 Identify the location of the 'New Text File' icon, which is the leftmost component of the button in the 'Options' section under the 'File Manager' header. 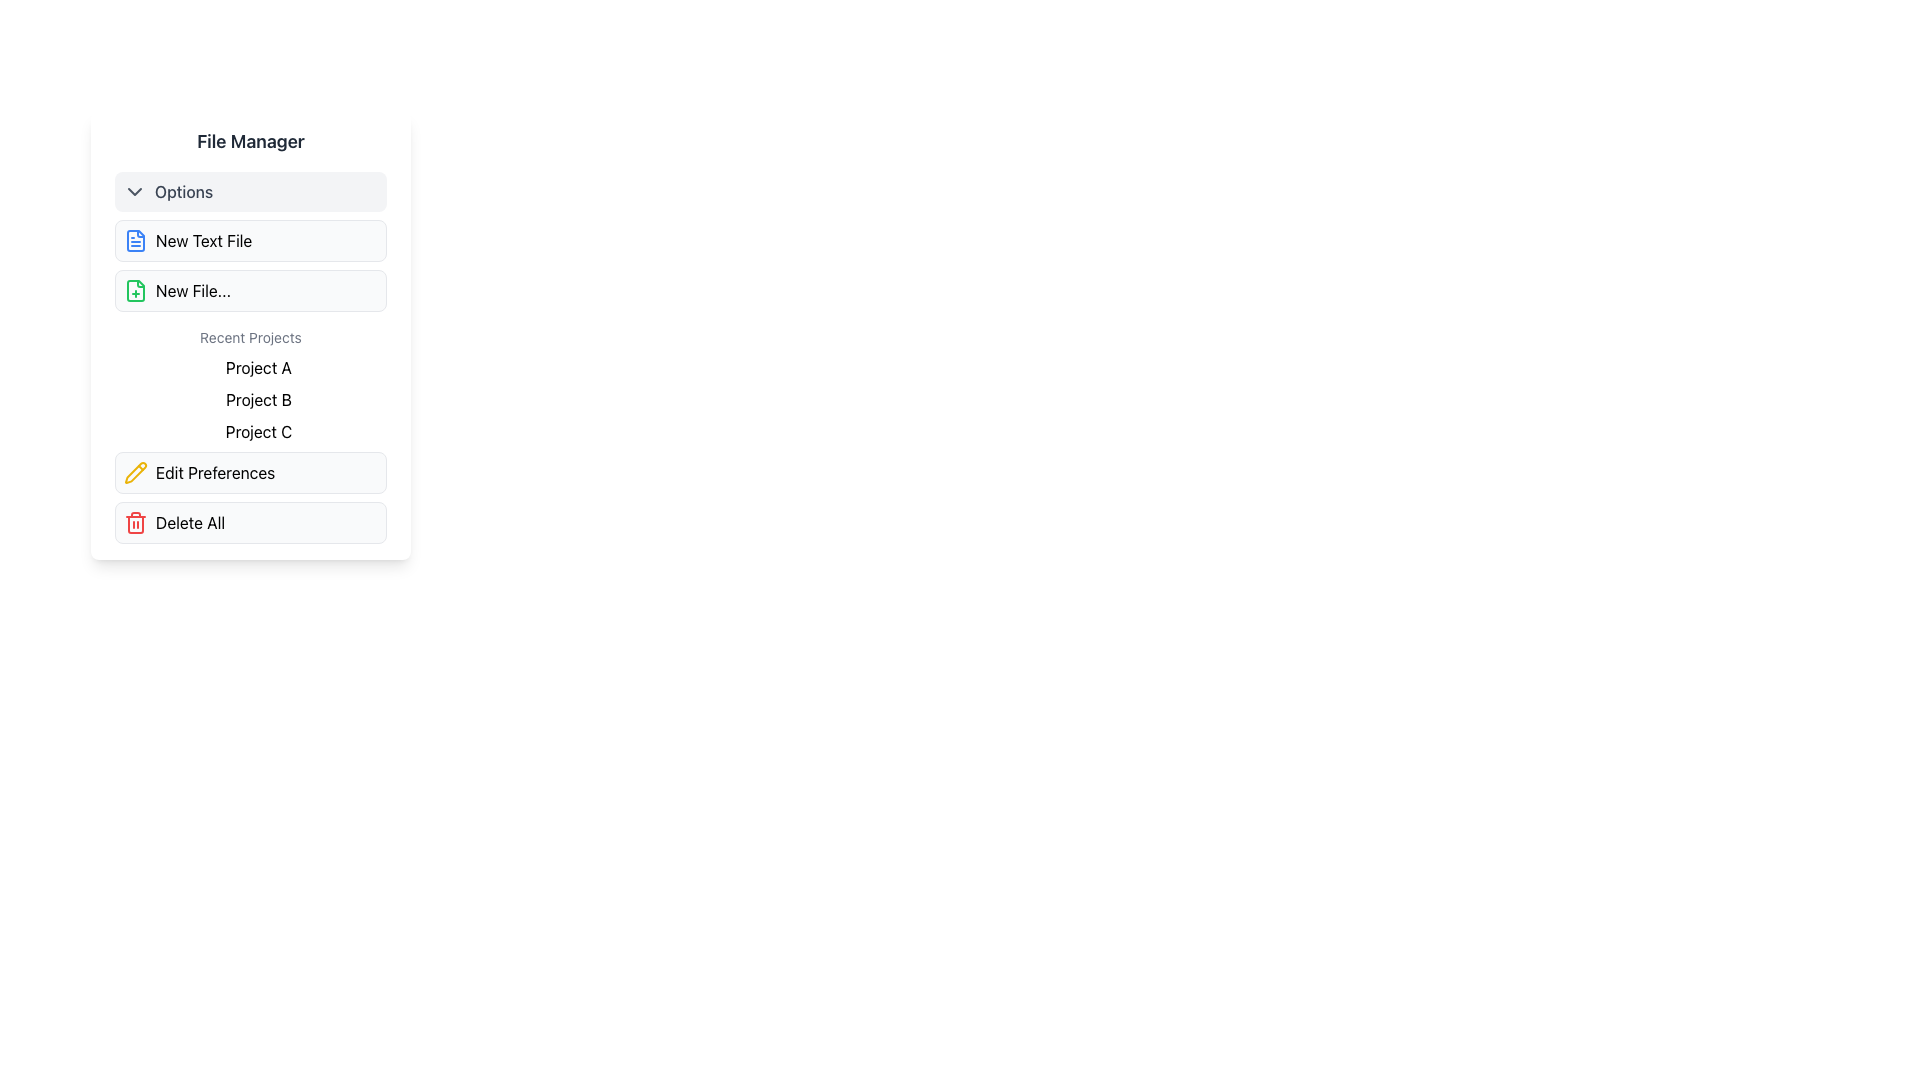
(134, 239).